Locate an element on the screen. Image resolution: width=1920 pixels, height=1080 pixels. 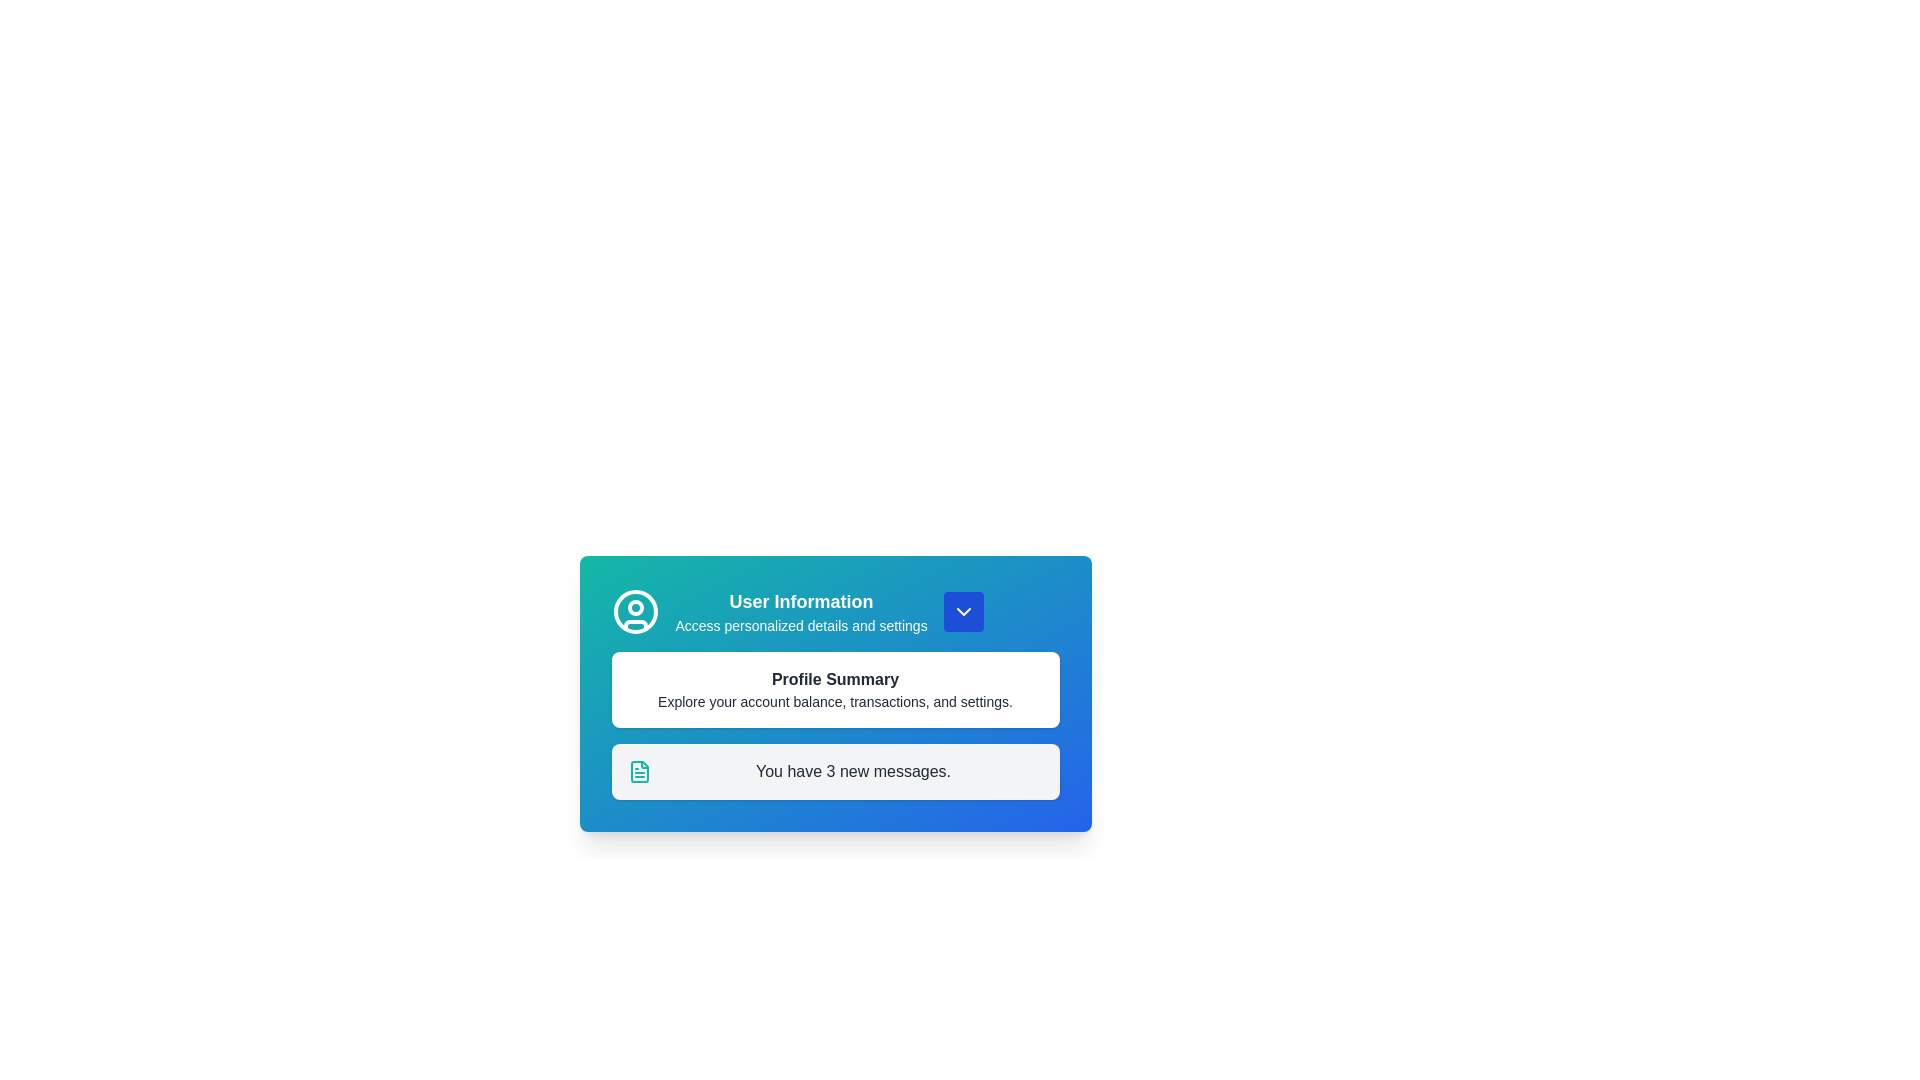
the static text element that presents supplementary information, styled with a small gray font, located below the 'Profile Summary' header within a card structure is located at coordinates (835, 701).